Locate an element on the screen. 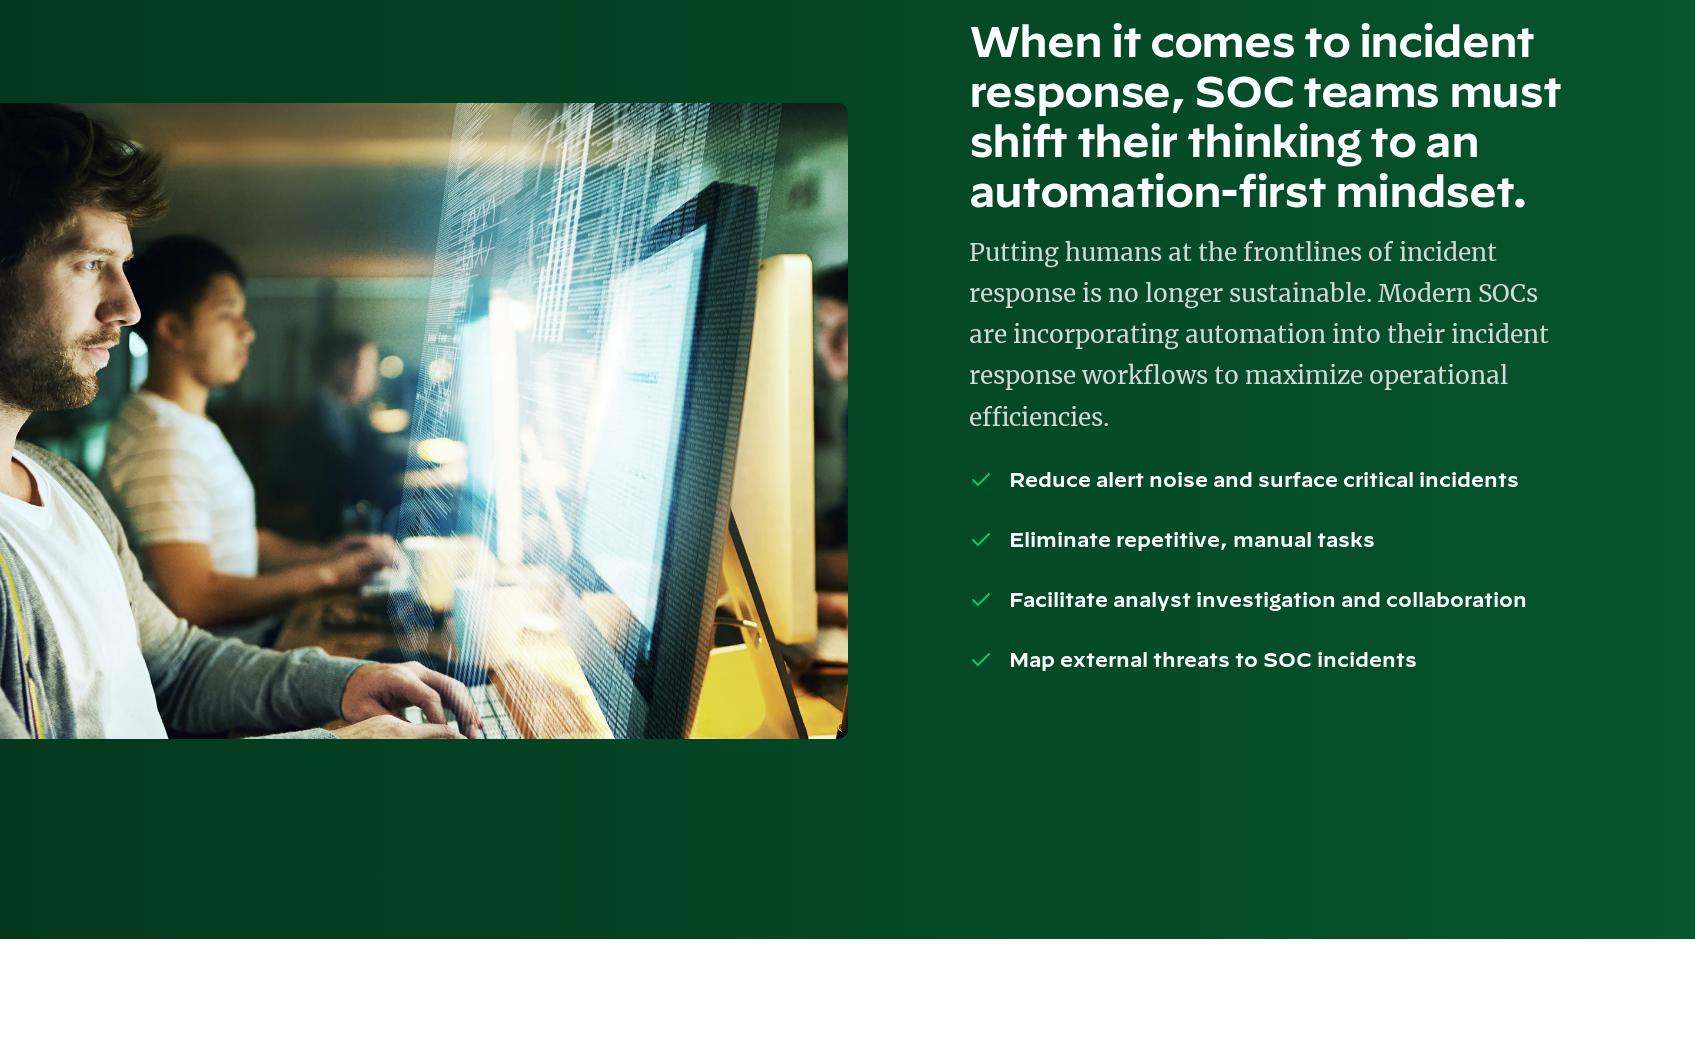 Image resolution: width=1695 pixels, height=1062 pixels. 'Copyright © 2023 Palo Alto Networks. All rights reserved' is located at coordinates (1191, 832).